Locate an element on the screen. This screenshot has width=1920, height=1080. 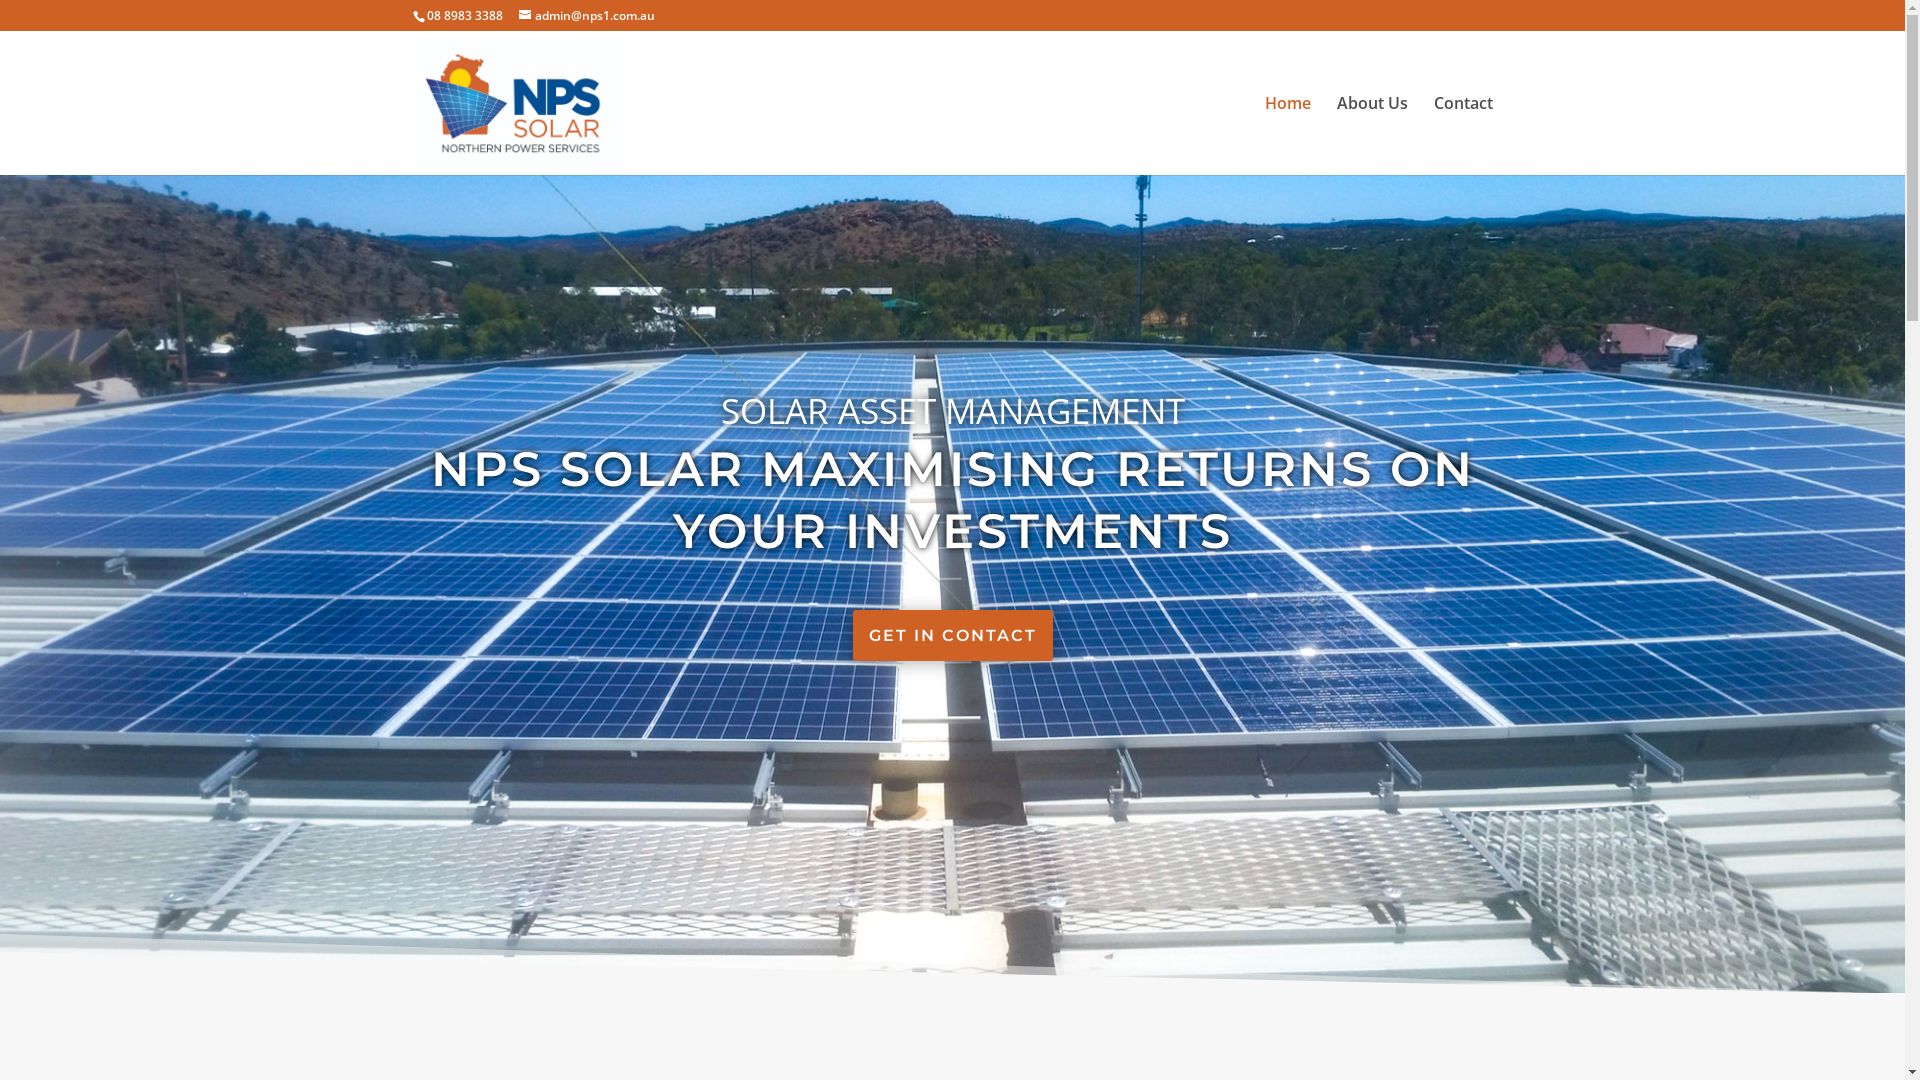
'admin@nps1.com.au' is located at coordinates (584, 15).